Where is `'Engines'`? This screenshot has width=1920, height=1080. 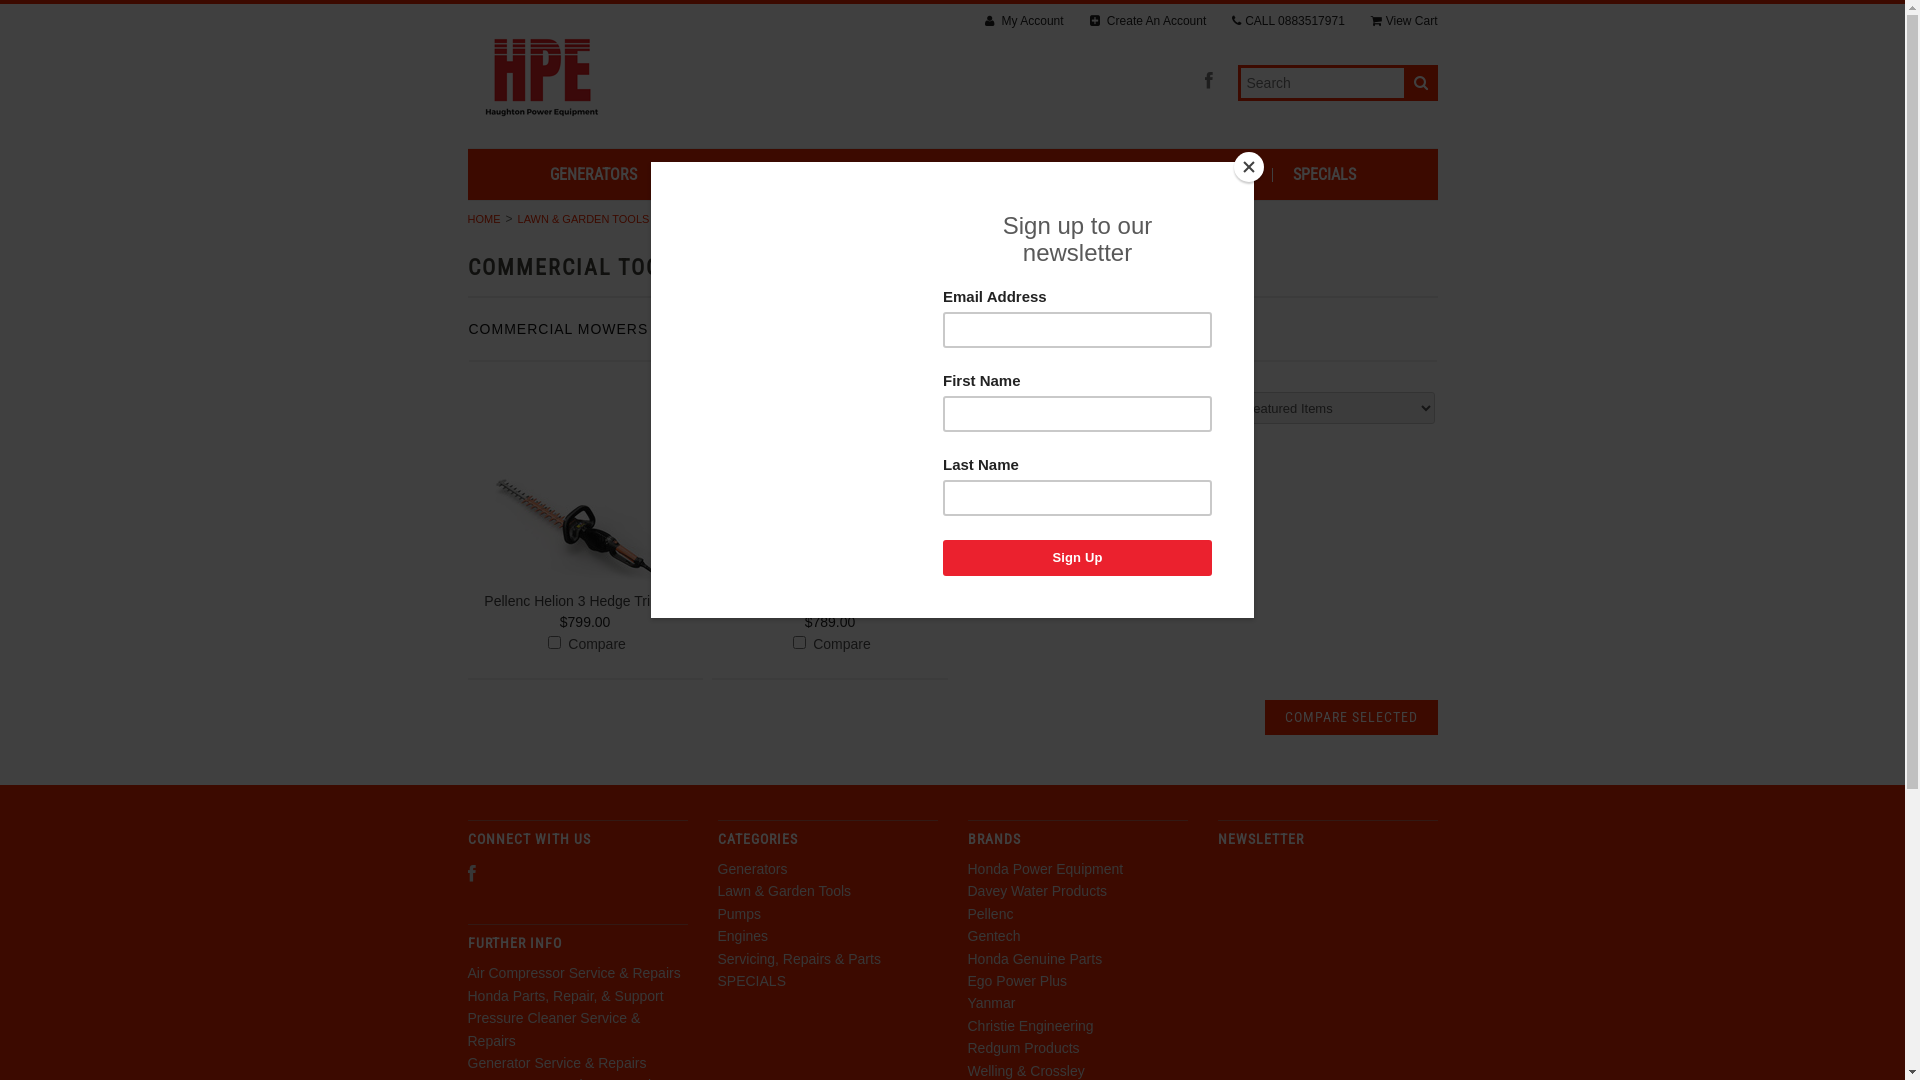
'Engines' is located at coordinates (742, 936).